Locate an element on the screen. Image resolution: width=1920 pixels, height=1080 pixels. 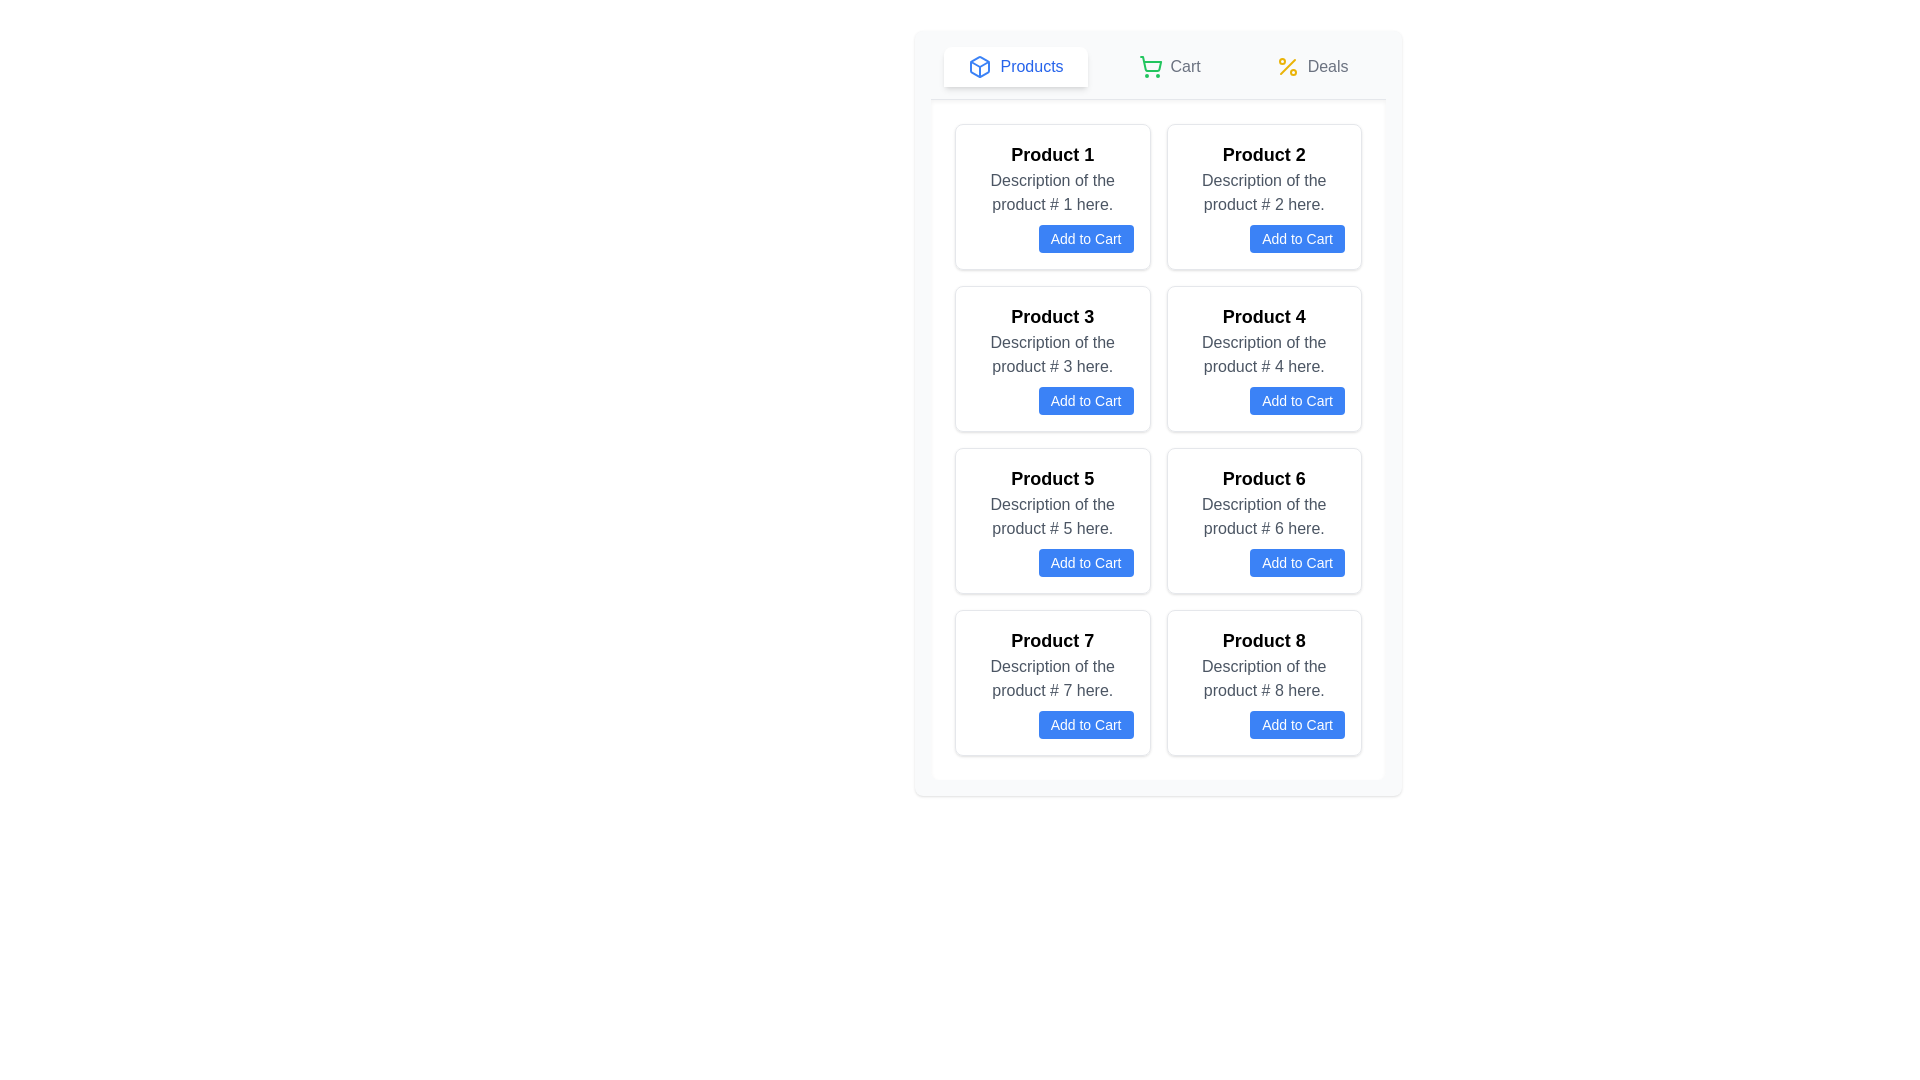
the 'Add Product 8' button located in the bottom-right corner of the 'Product 8' card is located at coordinates (1263, 725).